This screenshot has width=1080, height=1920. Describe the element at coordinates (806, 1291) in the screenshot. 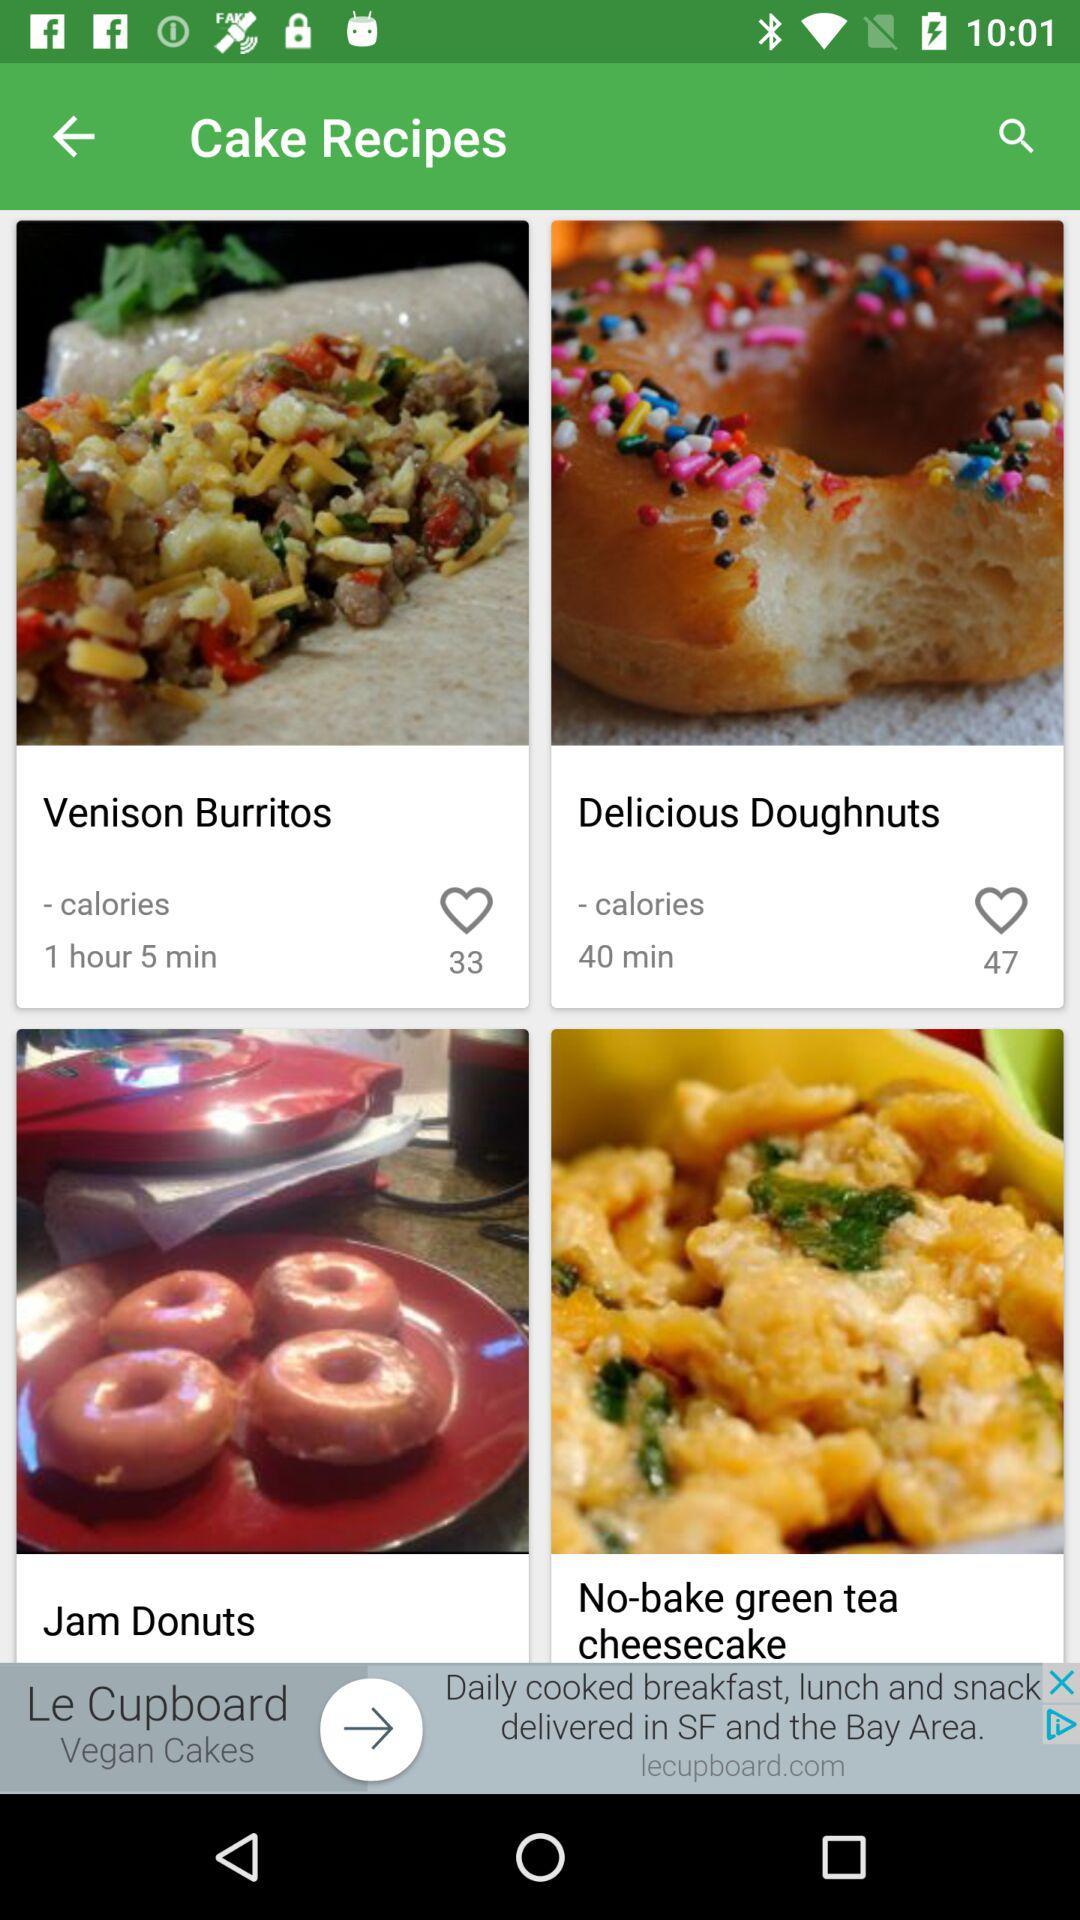

I see `the fourth image of the page` at that location.